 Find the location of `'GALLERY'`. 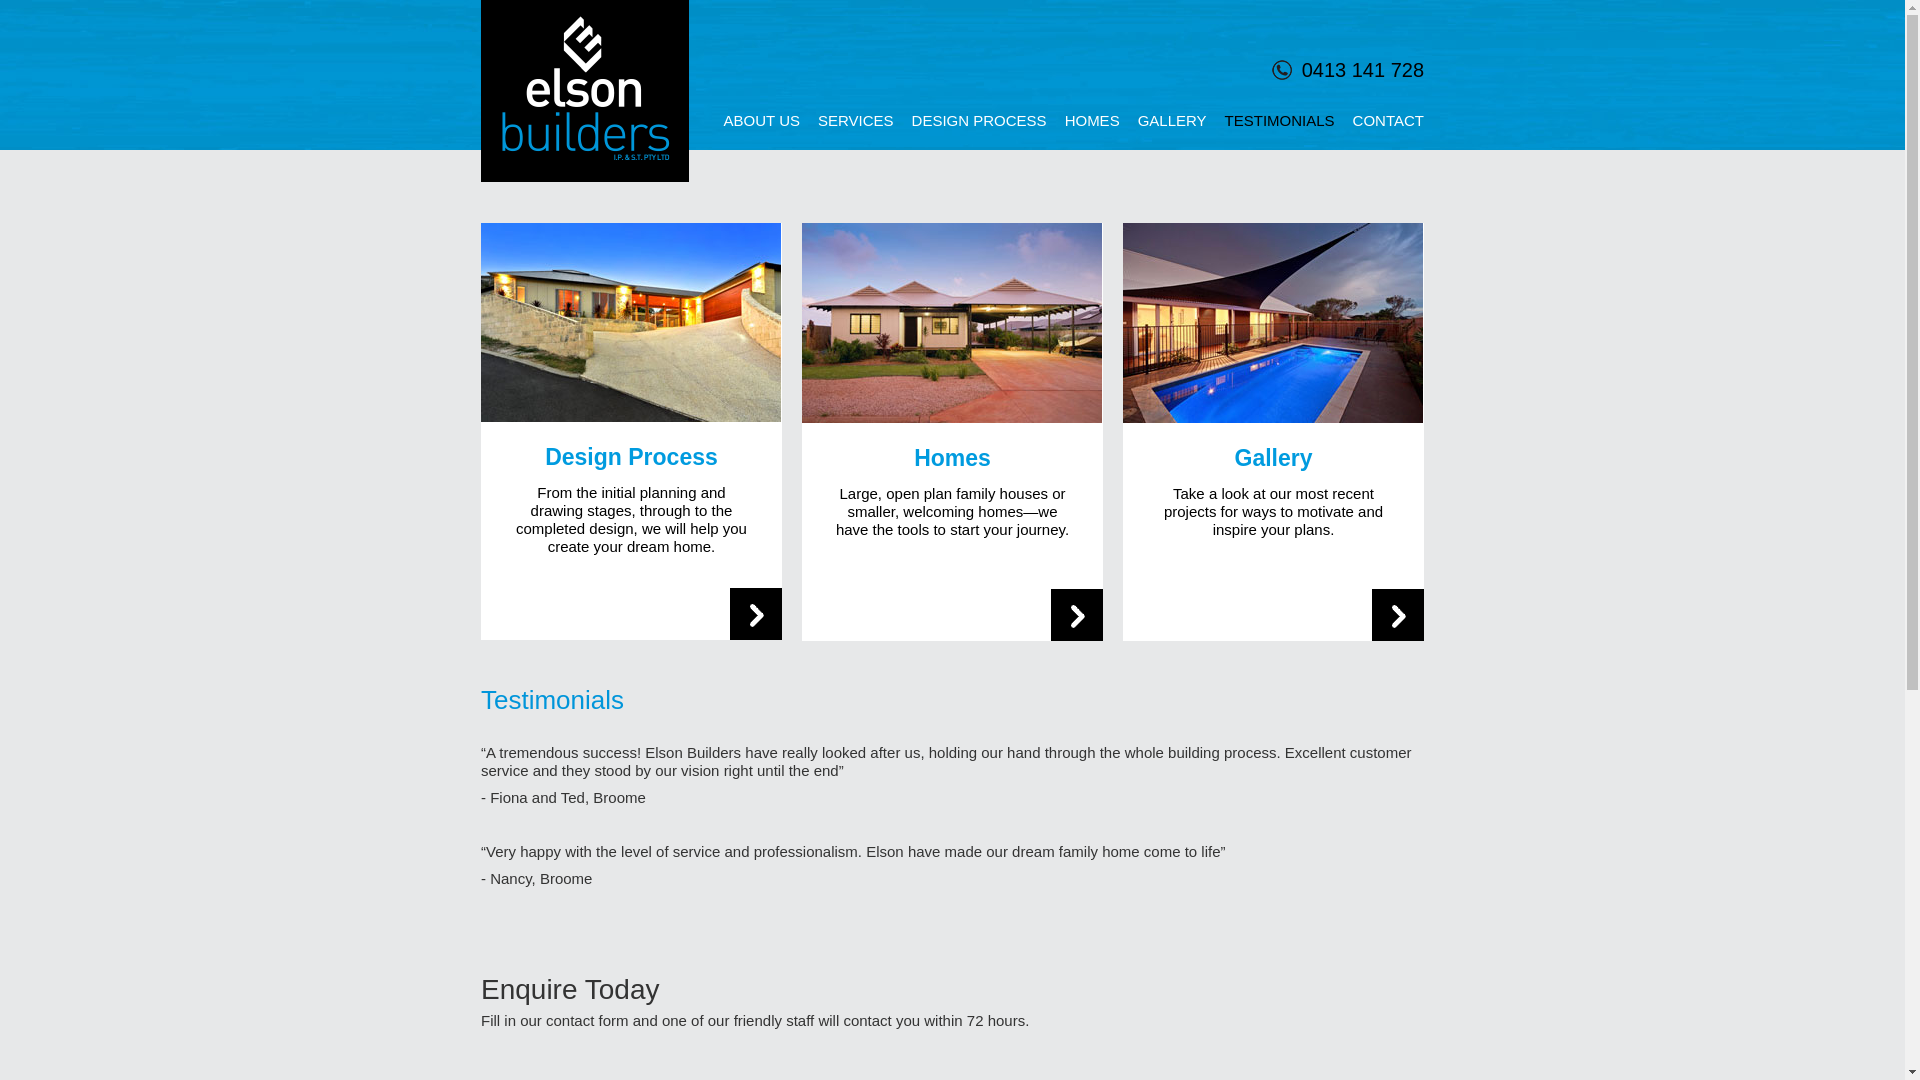

'GALLERY' is located at coordinates (1172, 120).